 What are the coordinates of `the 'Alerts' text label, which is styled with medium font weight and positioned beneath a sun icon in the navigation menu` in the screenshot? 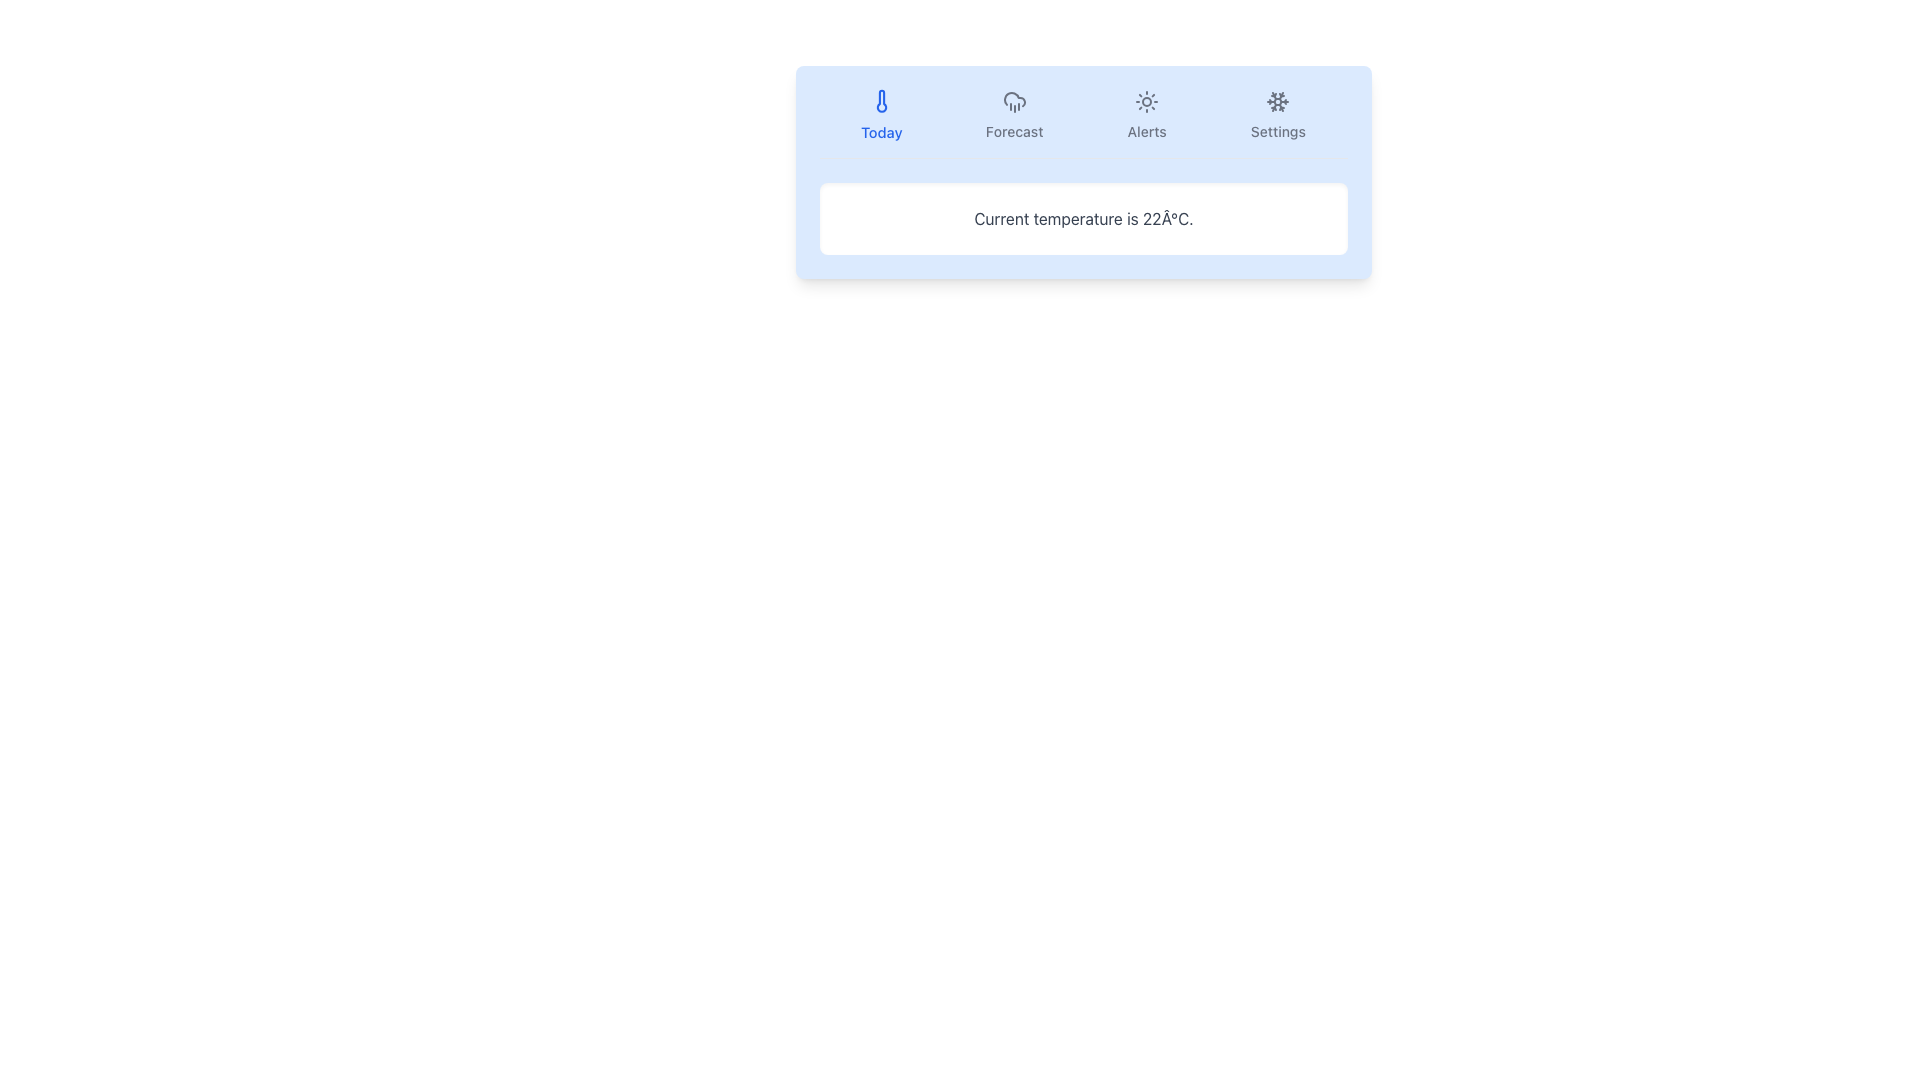 It's located at (1147, 131).